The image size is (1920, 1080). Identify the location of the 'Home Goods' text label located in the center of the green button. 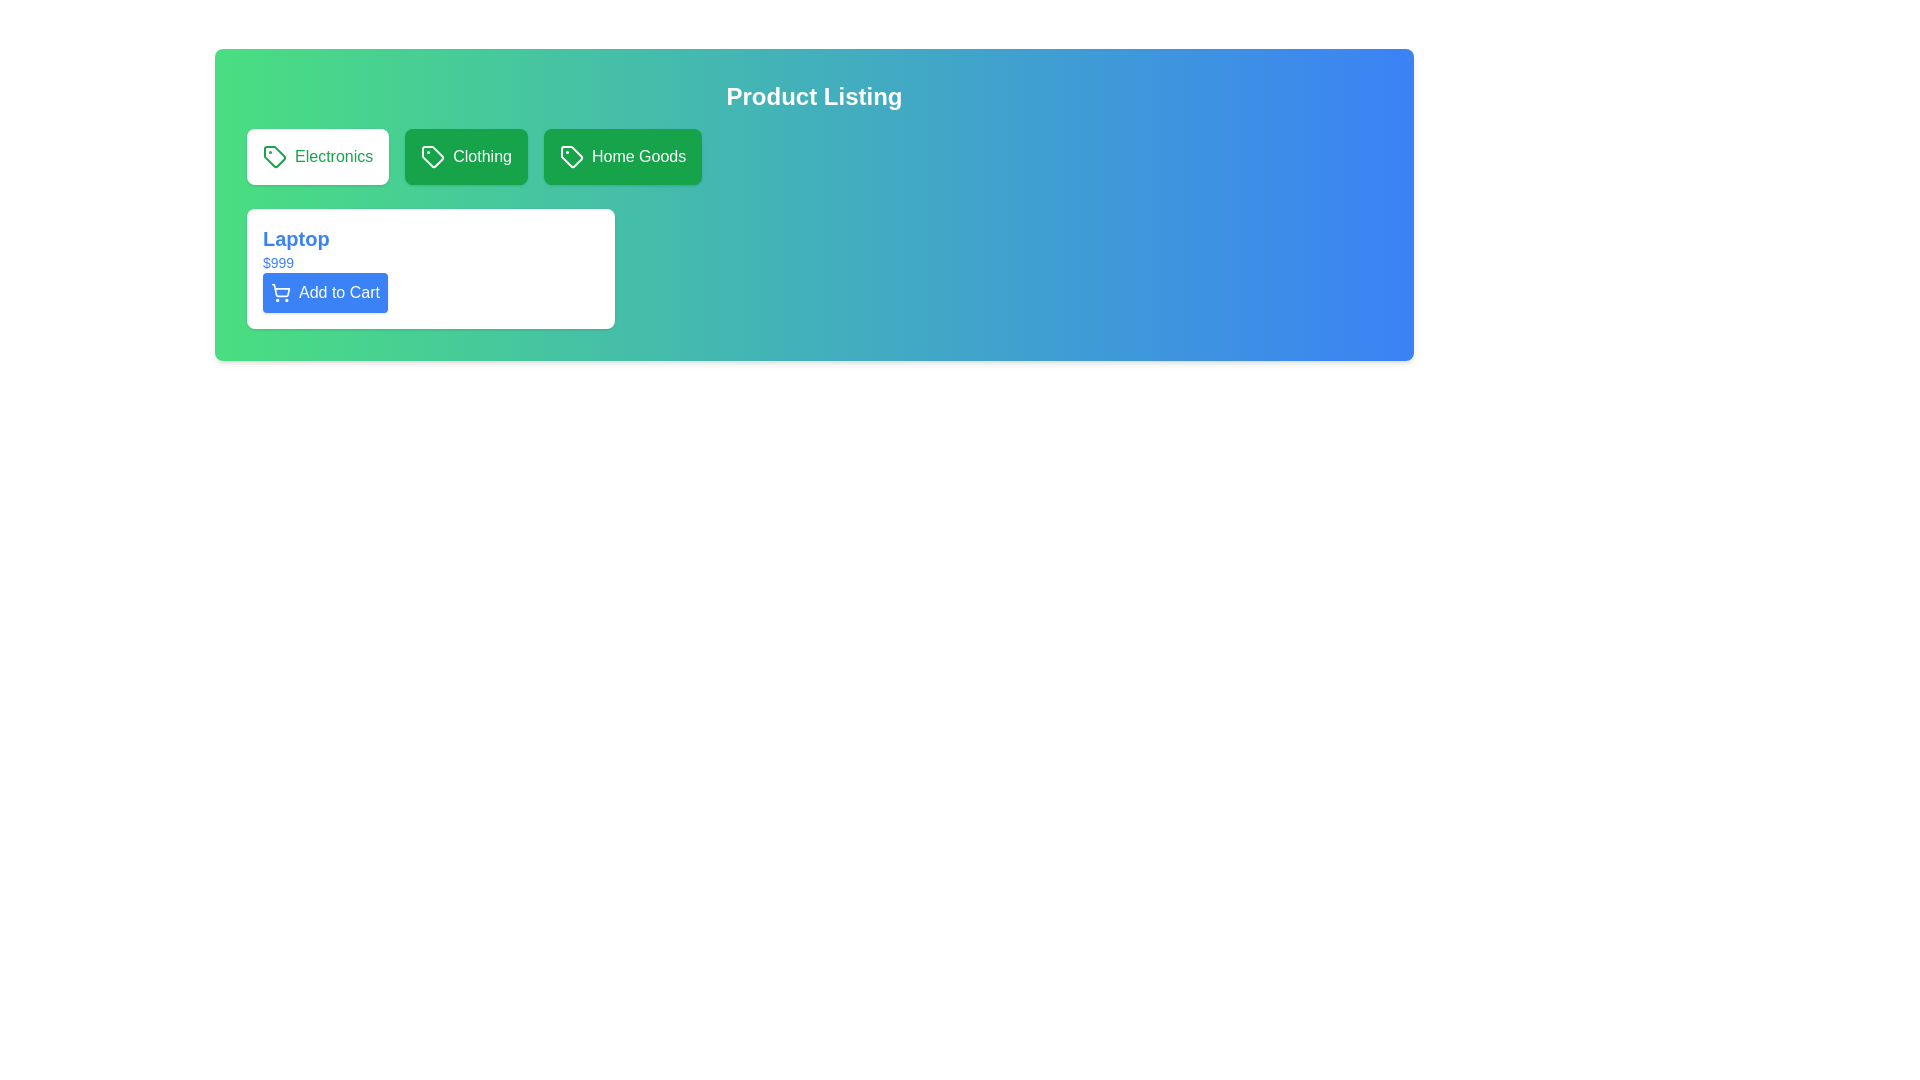
(638, 156).